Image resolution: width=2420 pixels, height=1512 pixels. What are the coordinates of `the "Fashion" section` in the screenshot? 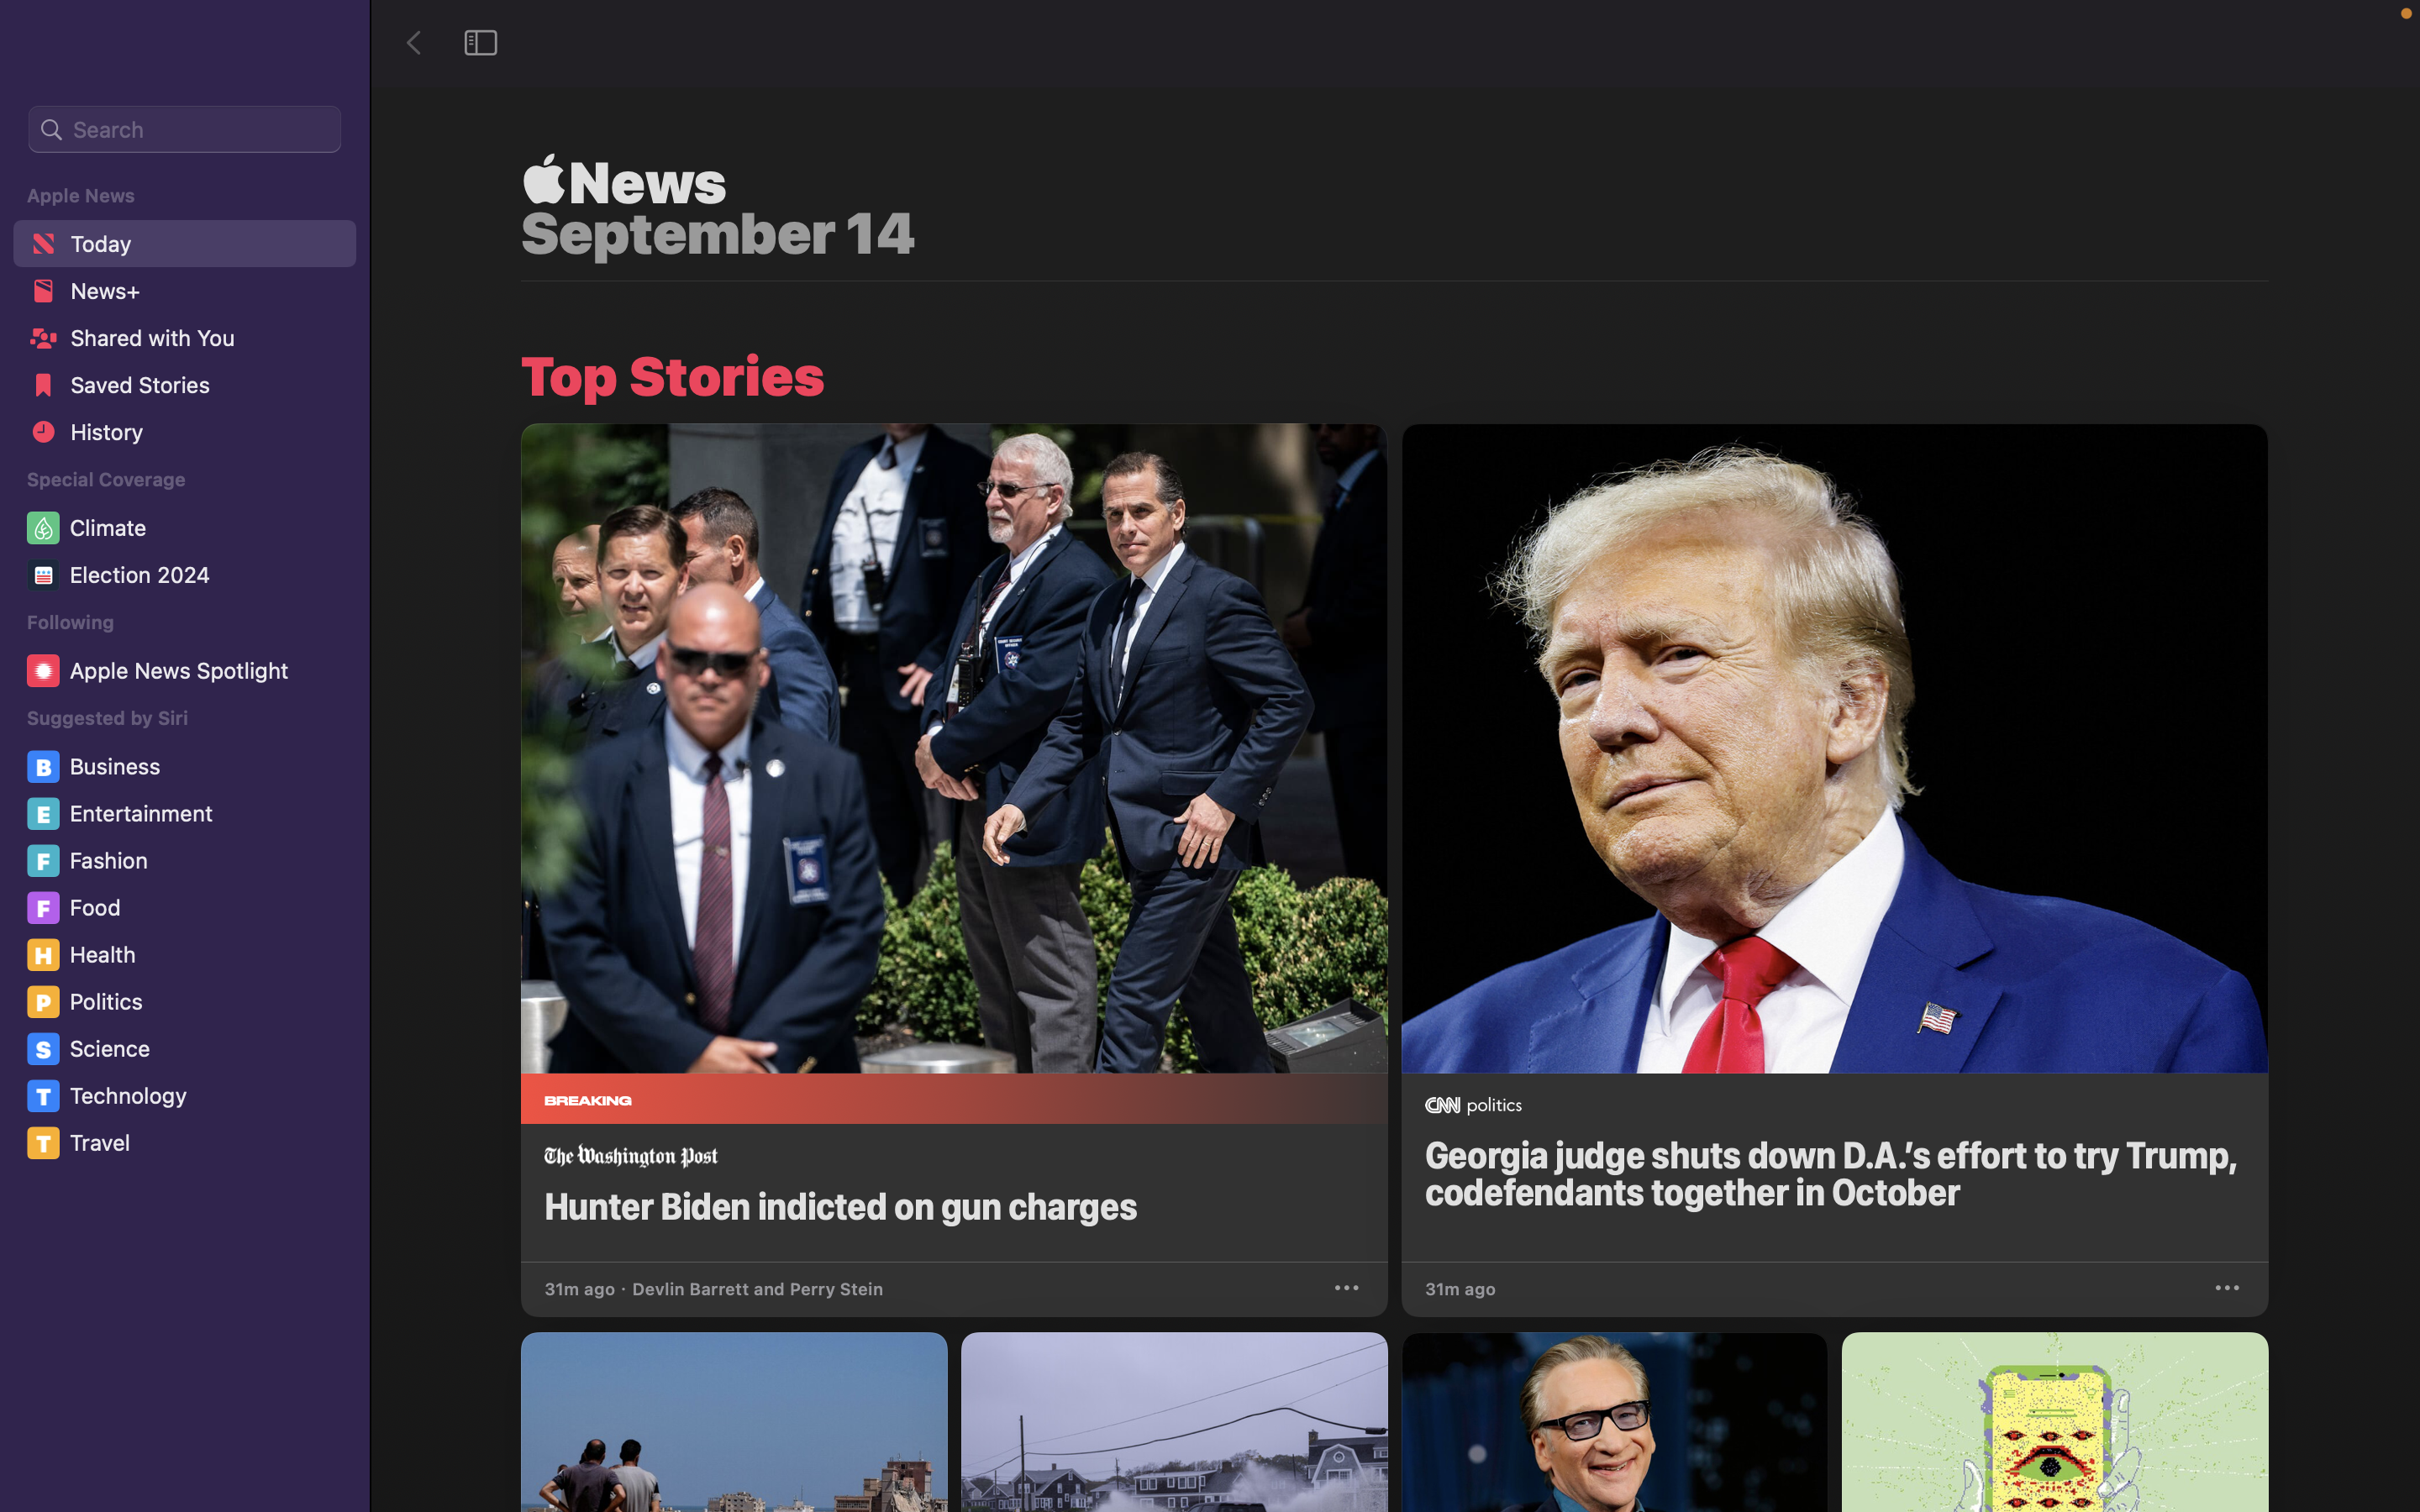 It's located at (187, 860).